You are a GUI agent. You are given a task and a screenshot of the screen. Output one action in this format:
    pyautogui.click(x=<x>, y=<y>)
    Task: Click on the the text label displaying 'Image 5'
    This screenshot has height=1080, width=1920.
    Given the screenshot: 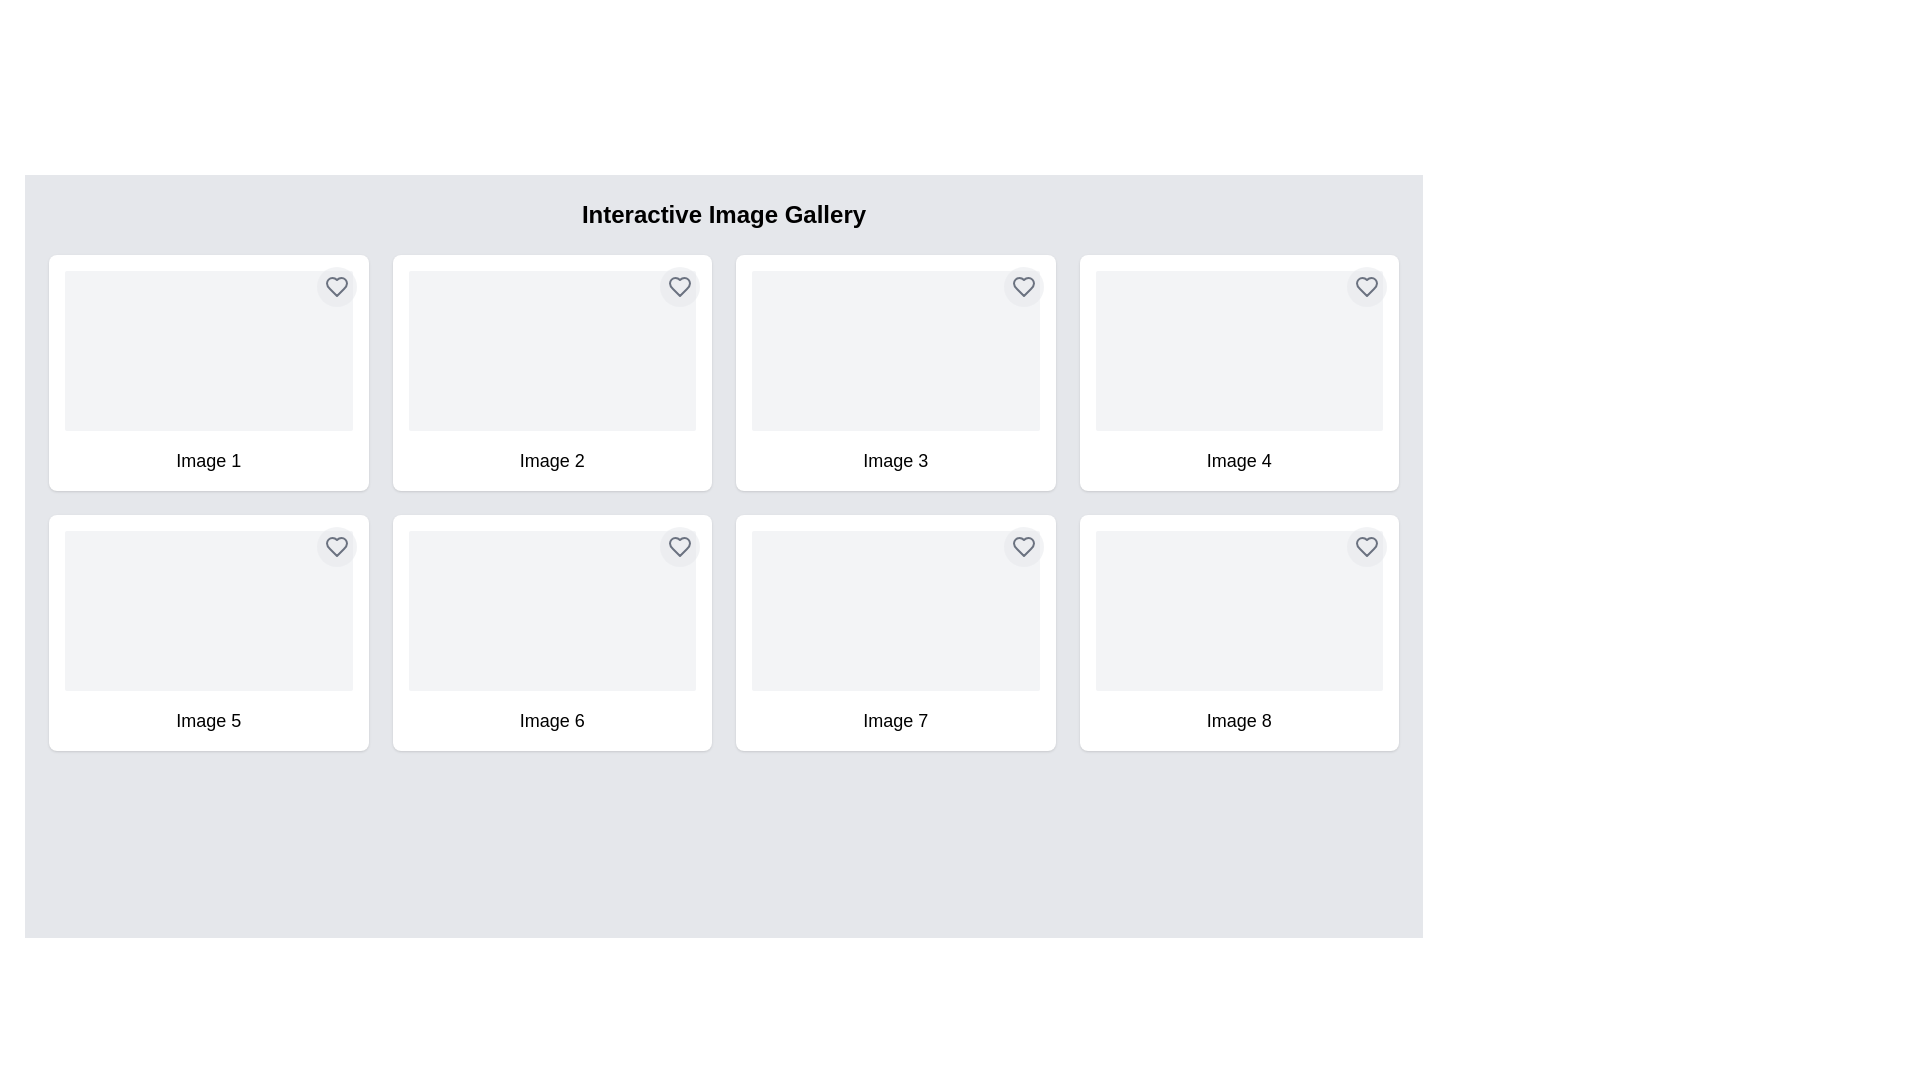 What is the action you would take?
    pyautogui.click(x=208, y=721)
    